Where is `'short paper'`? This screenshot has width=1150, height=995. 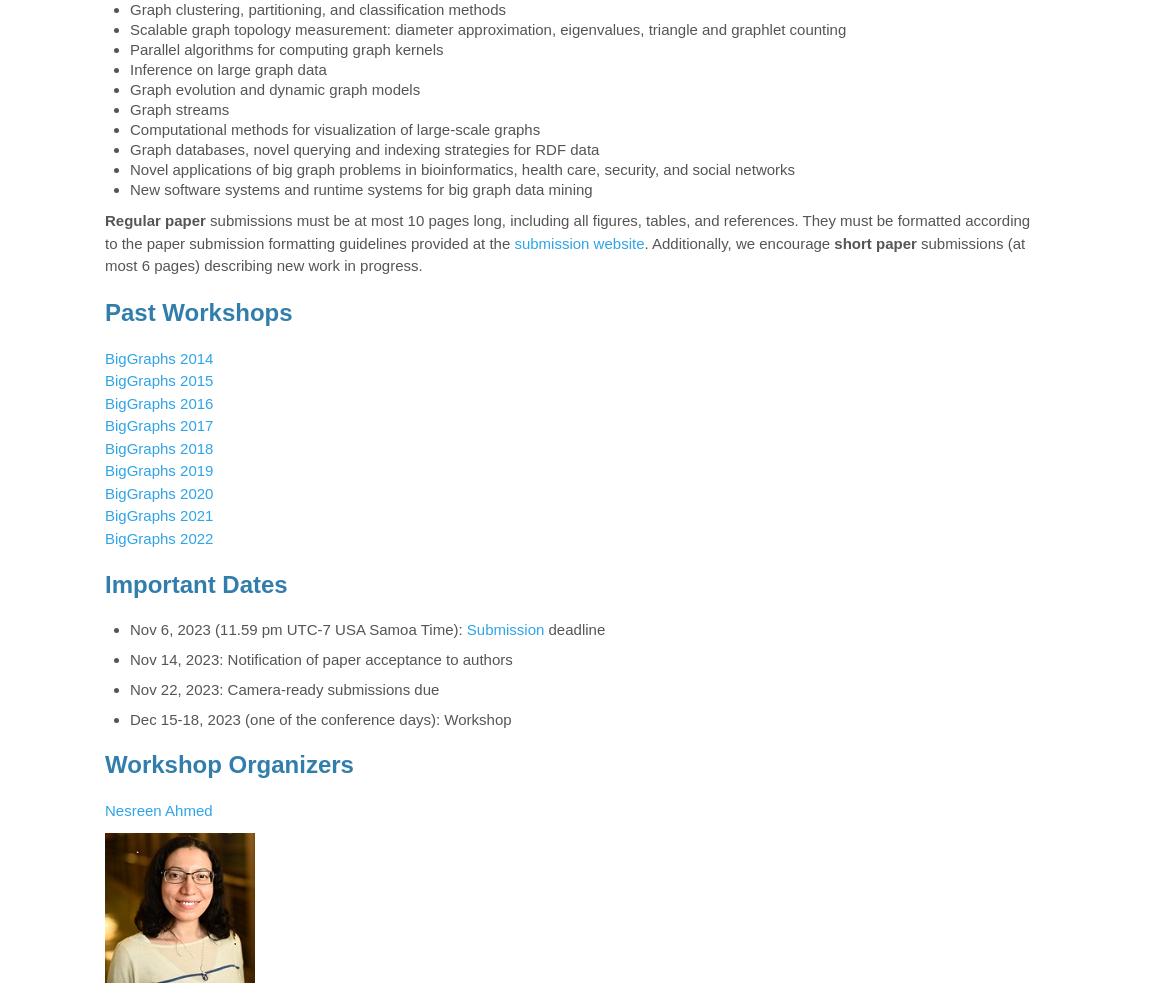 'short paper' is located at coordinates (875, 242).